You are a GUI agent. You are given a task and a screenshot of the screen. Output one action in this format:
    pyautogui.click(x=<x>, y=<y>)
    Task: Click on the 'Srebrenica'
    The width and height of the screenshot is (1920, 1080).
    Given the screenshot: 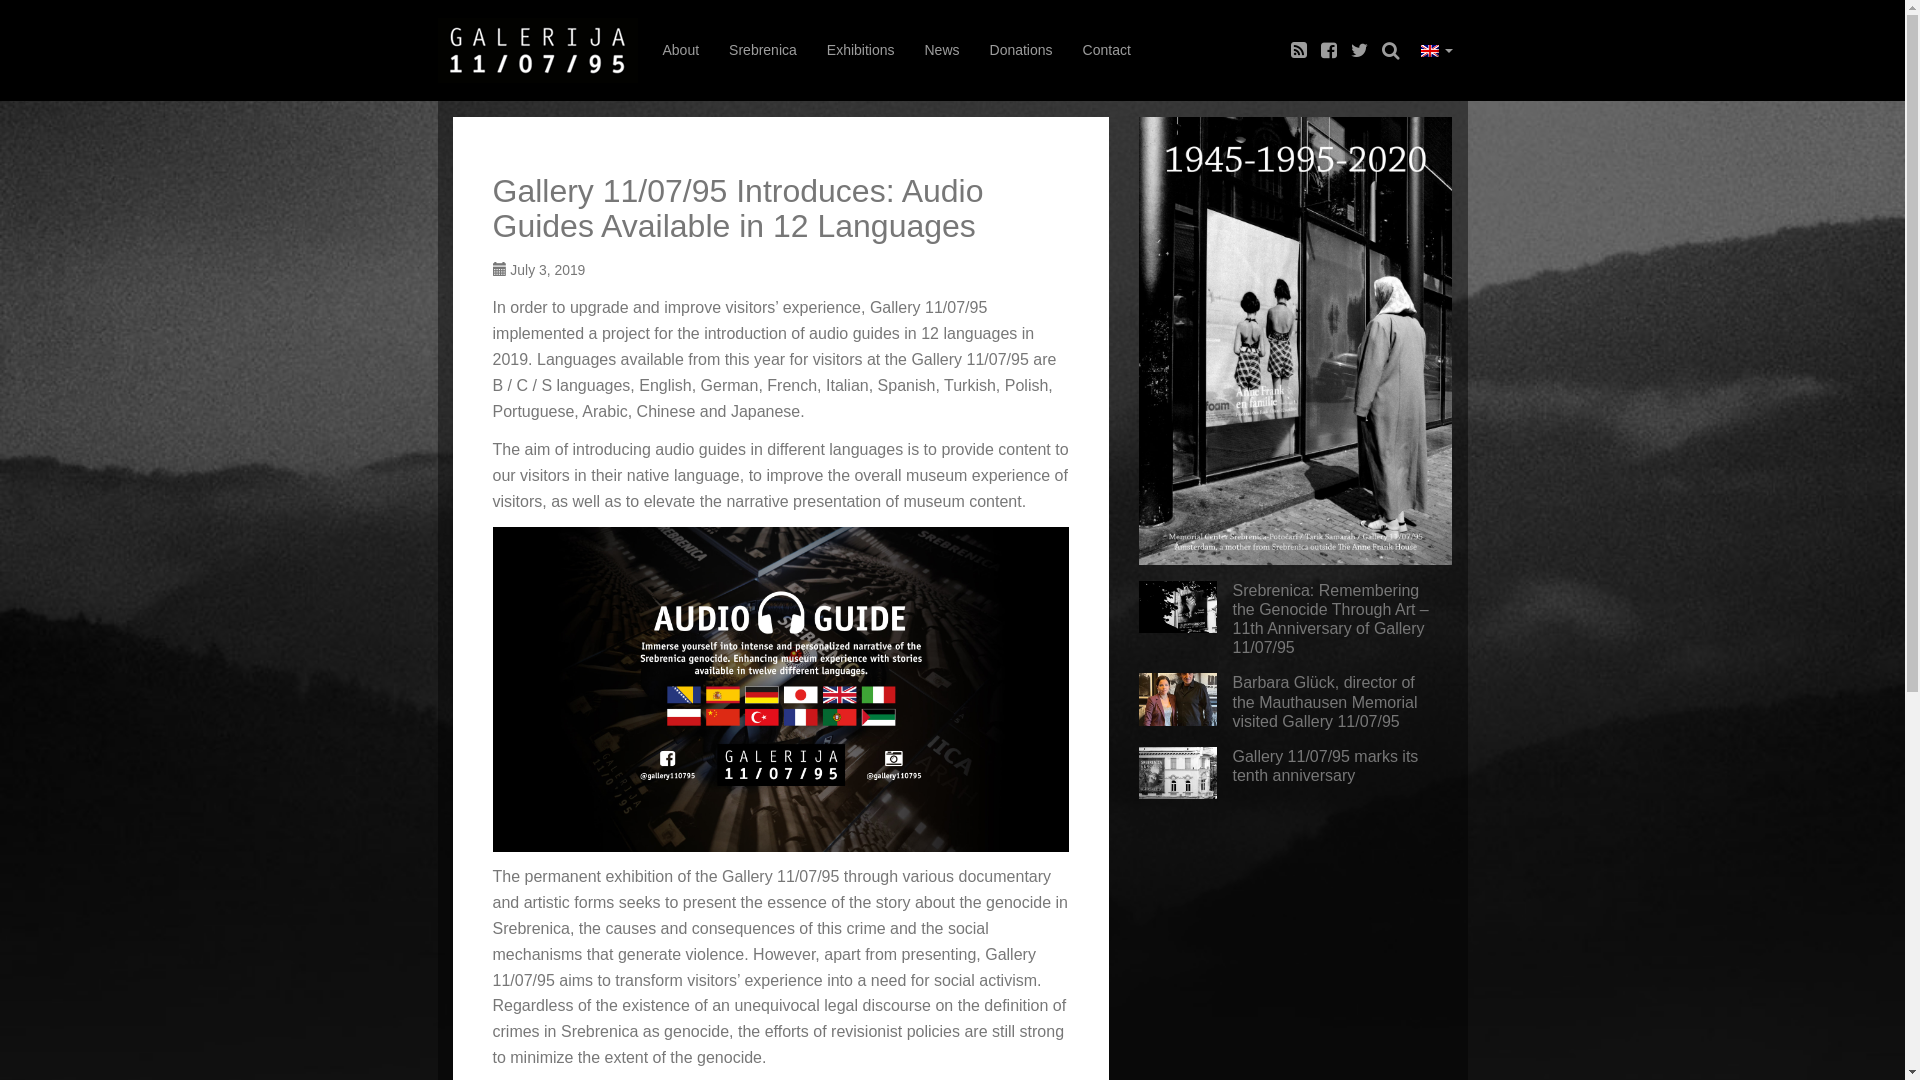 What is the action you would take?
    pyautogui.click(x=762, y=49)
    